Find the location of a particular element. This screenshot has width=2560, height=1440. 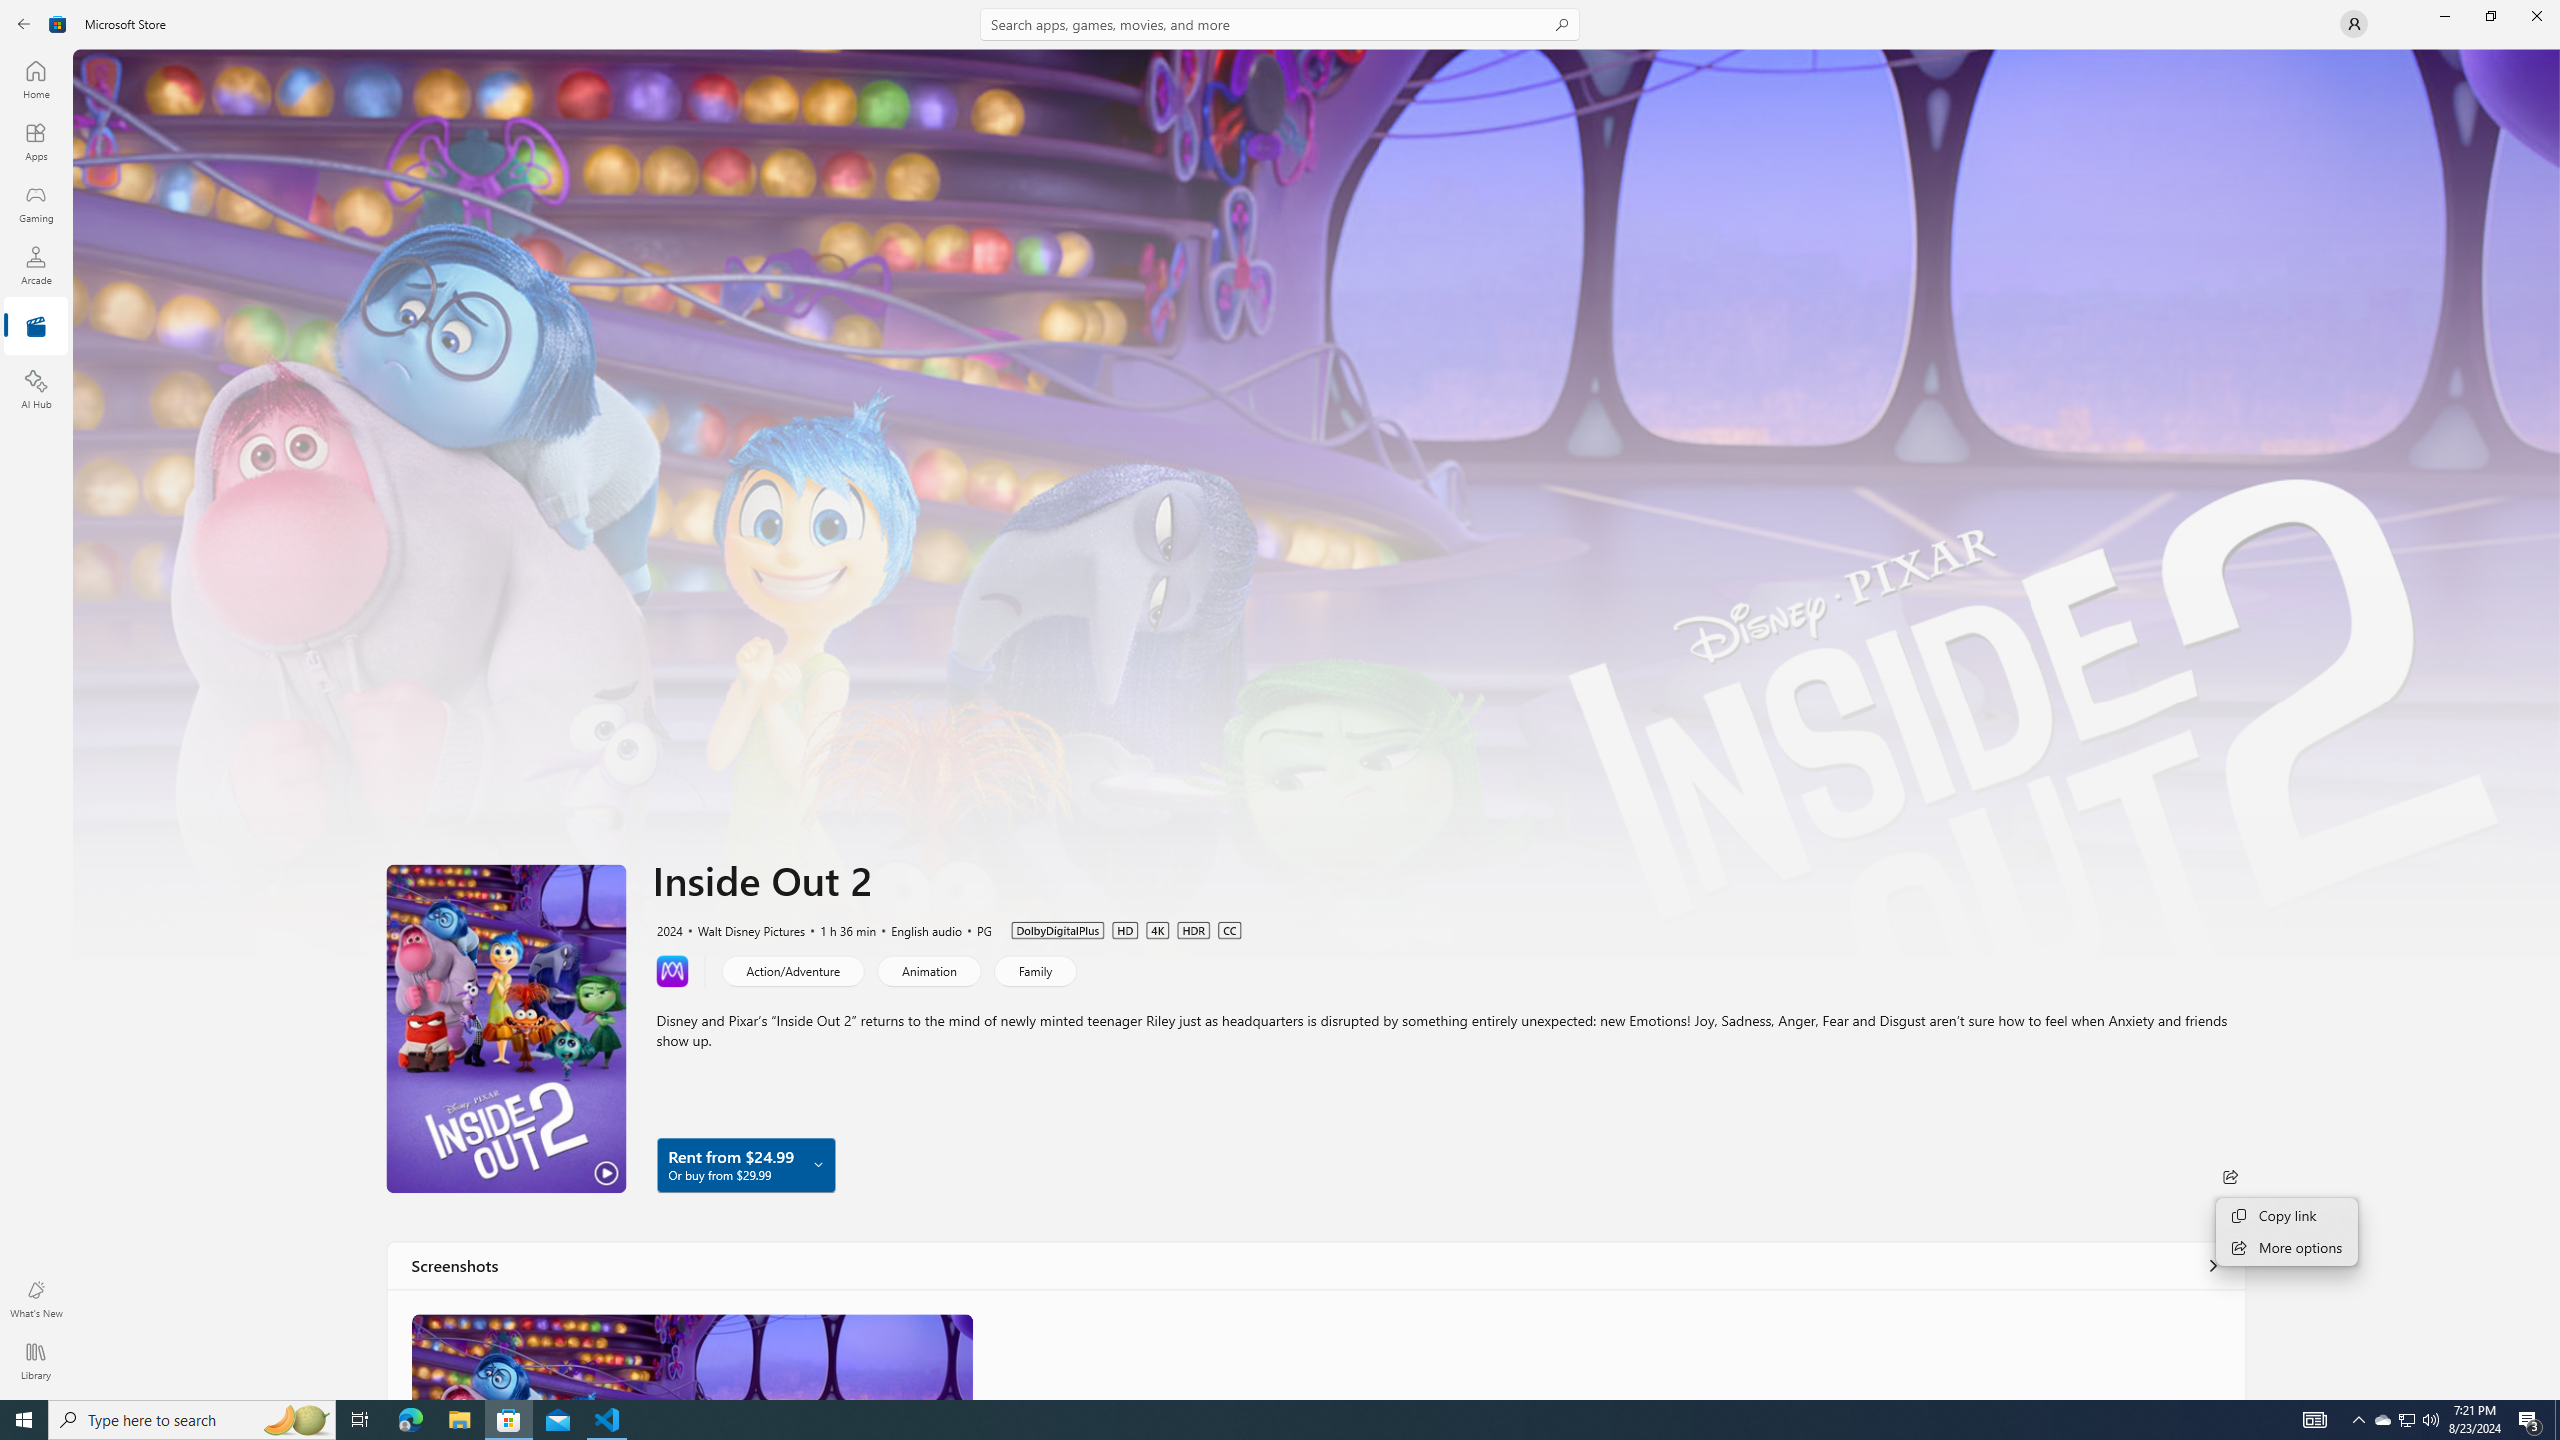

'Play Trailer' is located at coordinates (505, 1027).